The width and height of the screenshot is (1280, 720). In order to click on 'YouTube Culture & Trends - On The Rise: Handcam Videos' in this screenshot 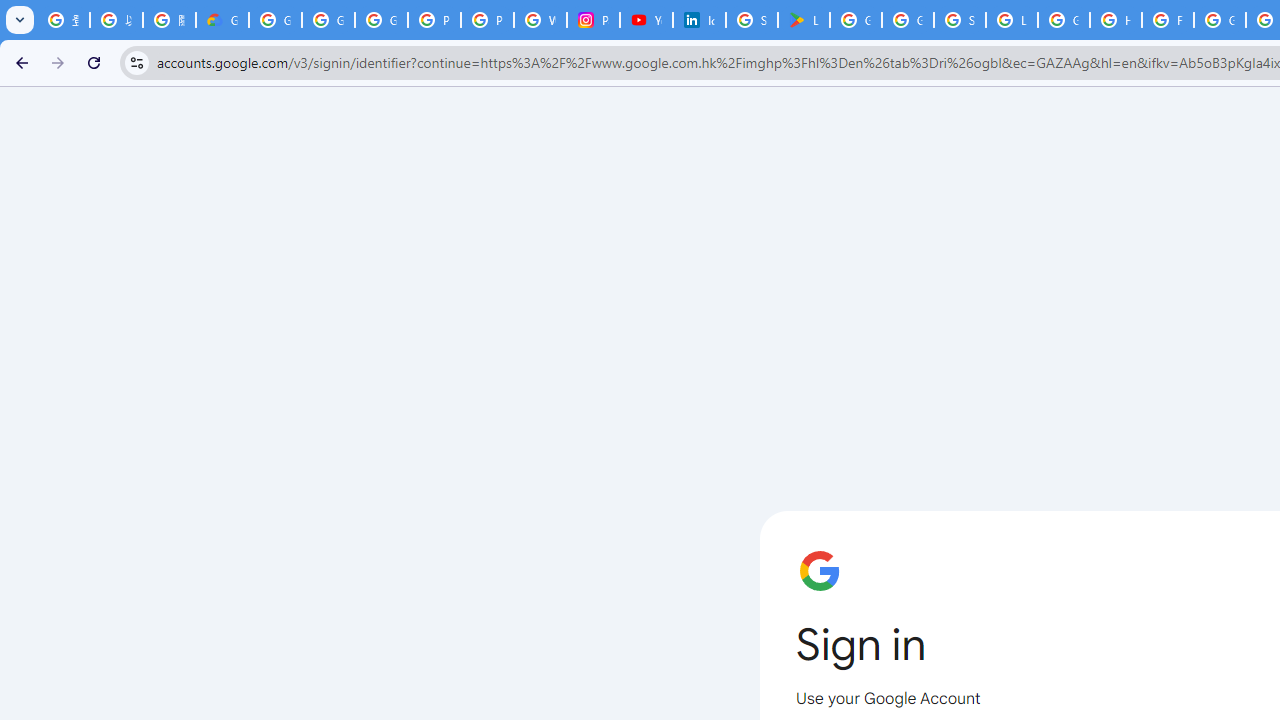, I will do `click(646, 20)`.